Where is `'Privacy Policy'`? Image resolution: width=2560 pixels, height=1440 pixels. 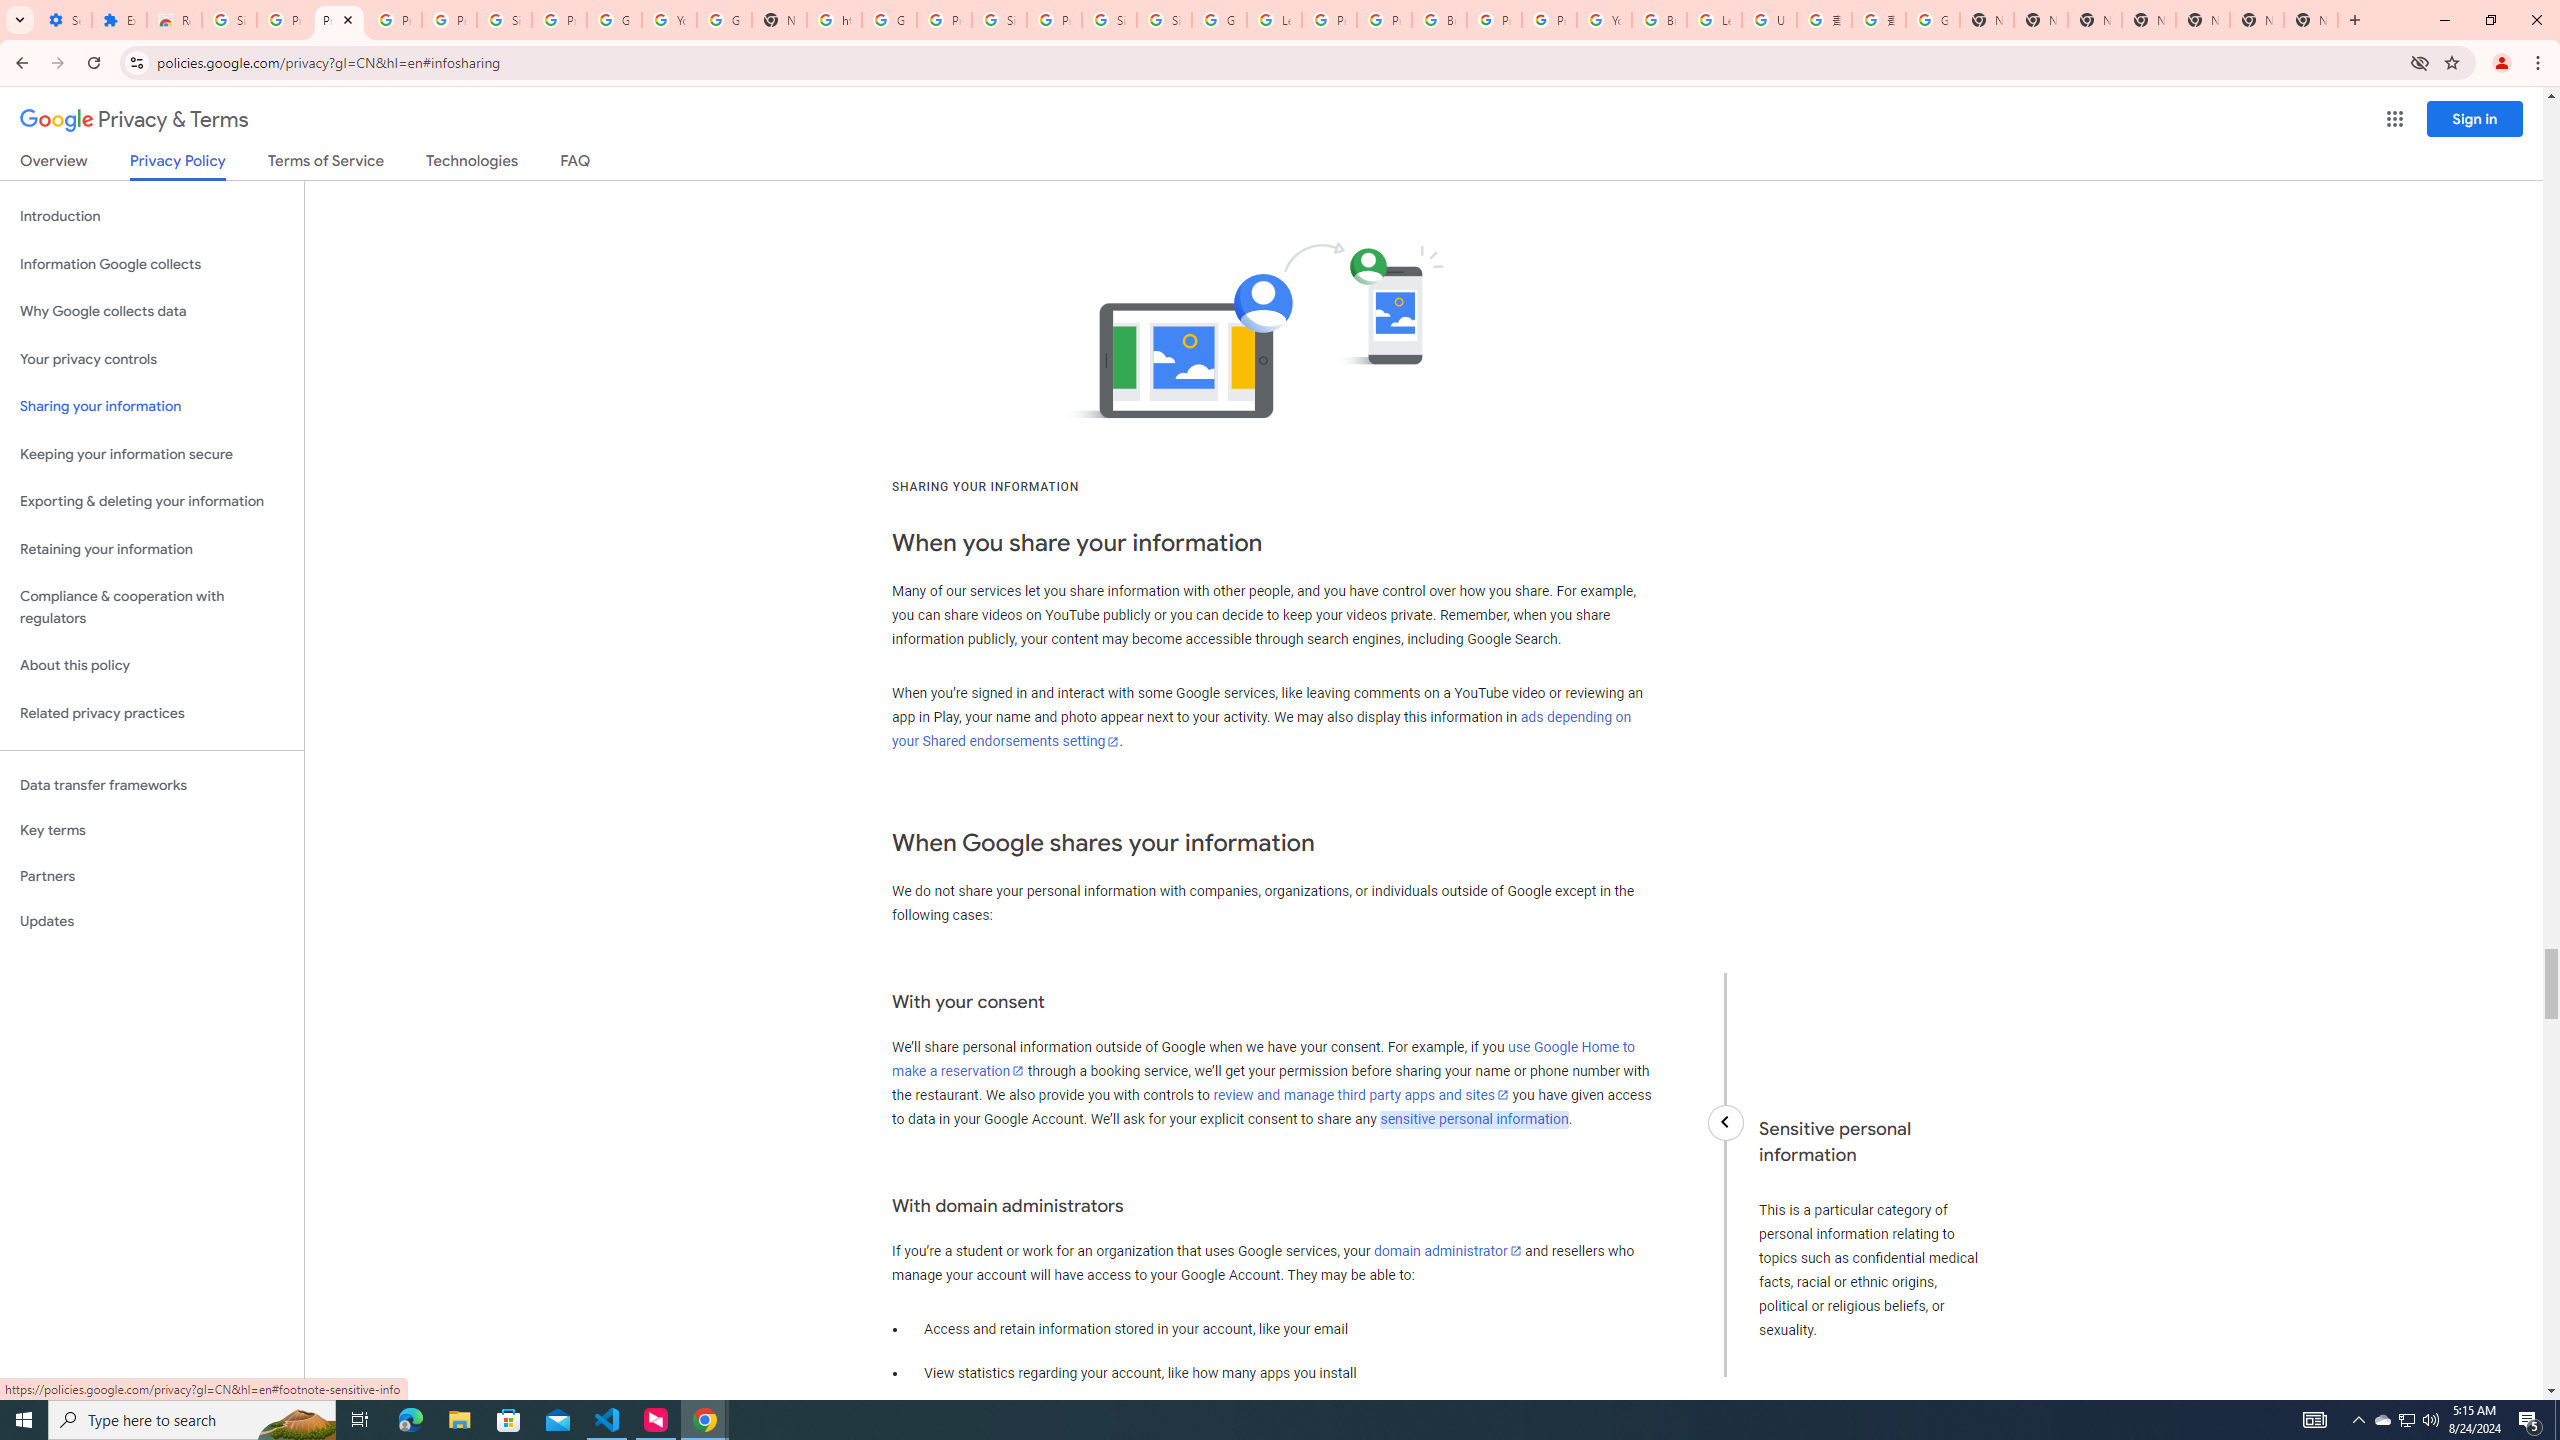 'Privacy Policy' is located at coordinates (175, 165).